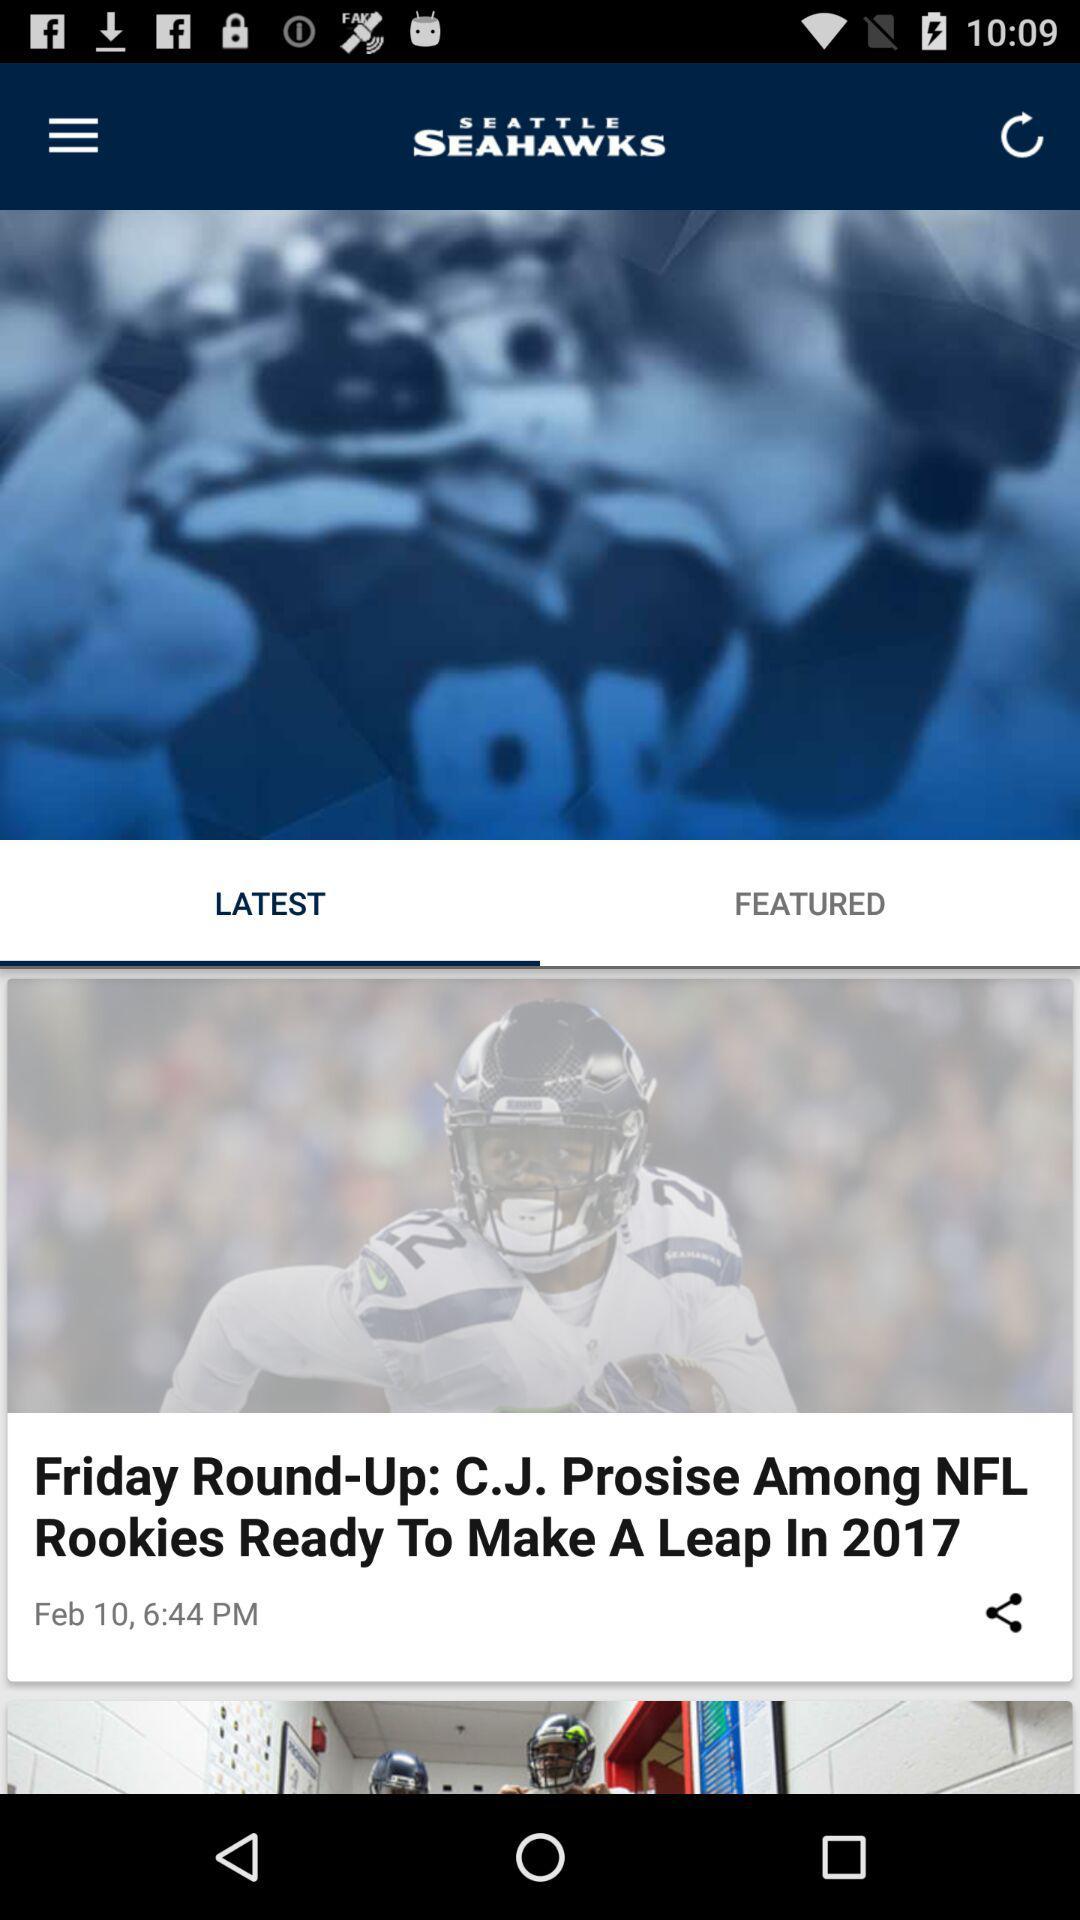  What do you see at coordinates (1003, 1612) in the screenshot?
I see `icon to the right of the feb 10 6` at bounding box center [1003, 1612].